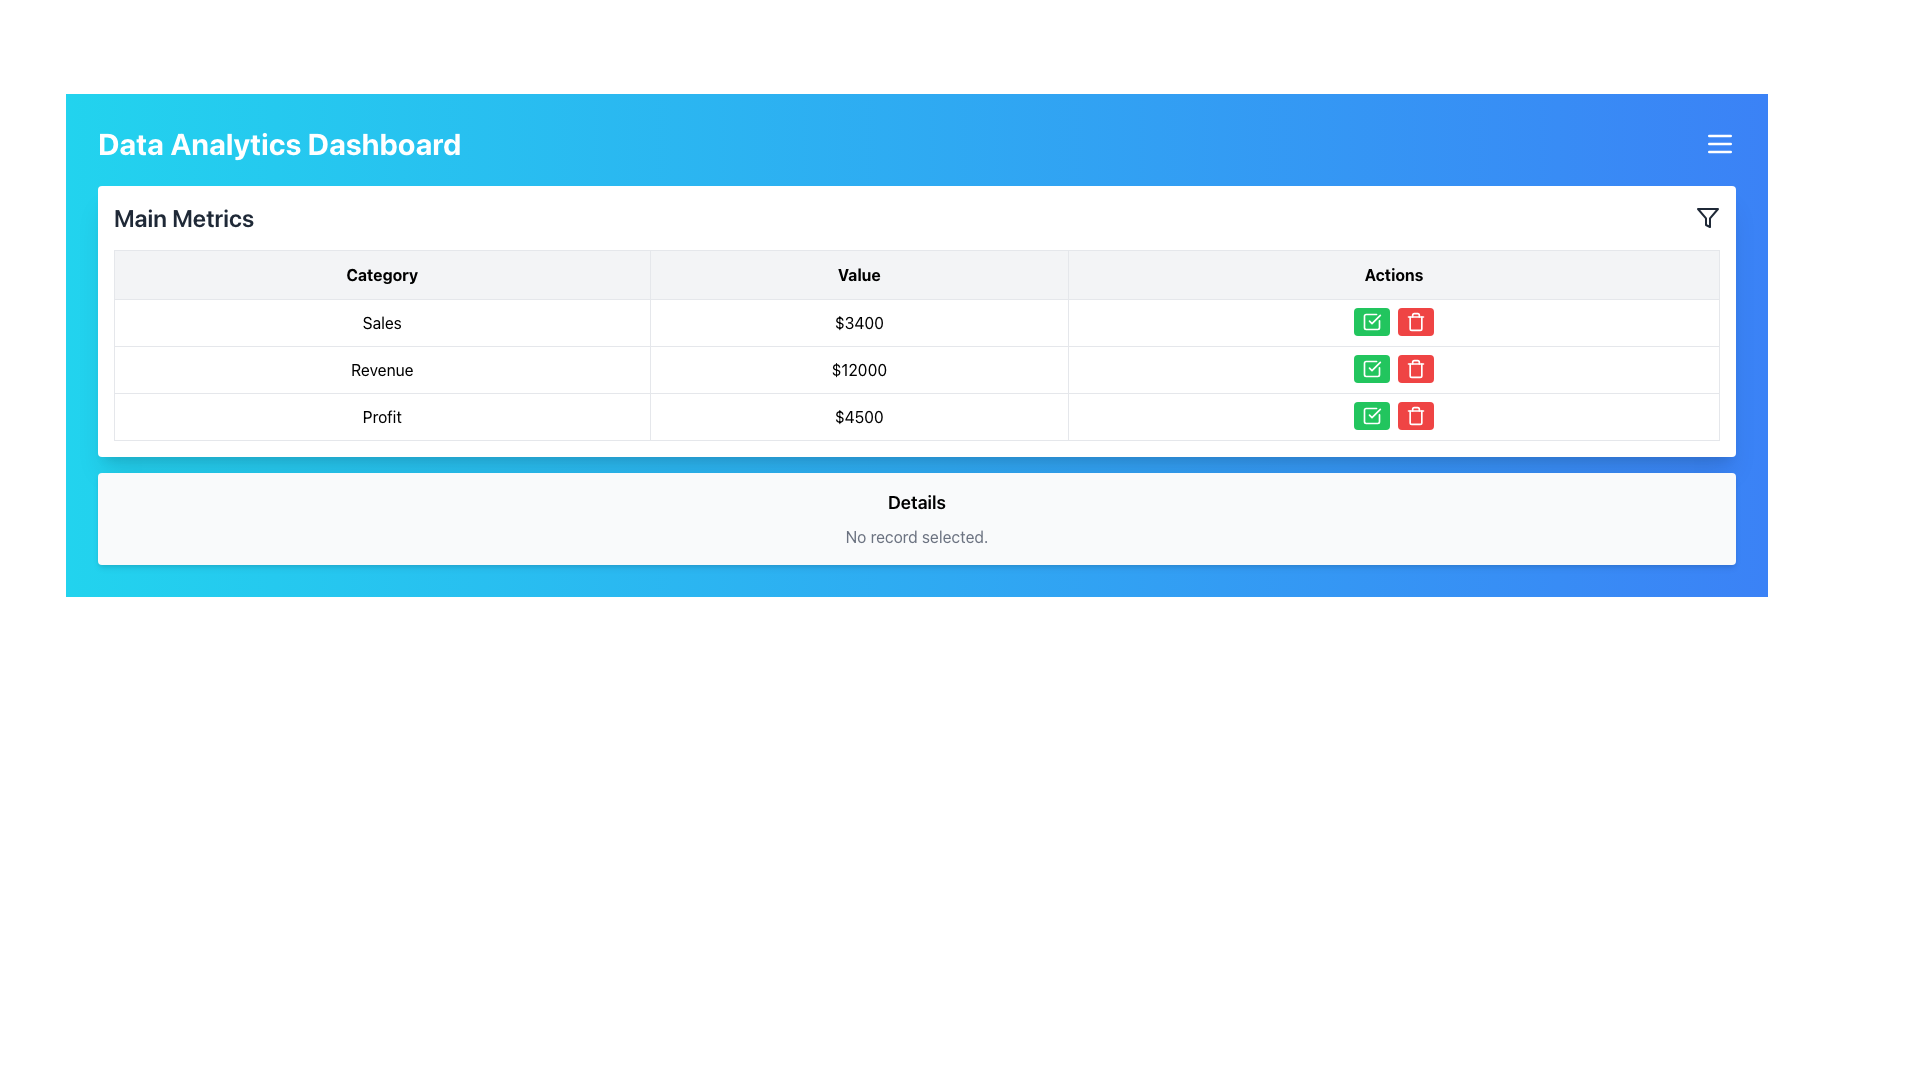 This screenshot has height=1080, width=1920. Describe the element at coordinates (915, 415) in the screenshot. I see `the displayed profit value in the table under 'Main Metrics', specifically the value '$4500' in the third row next to the label 'Profit'` at that location.